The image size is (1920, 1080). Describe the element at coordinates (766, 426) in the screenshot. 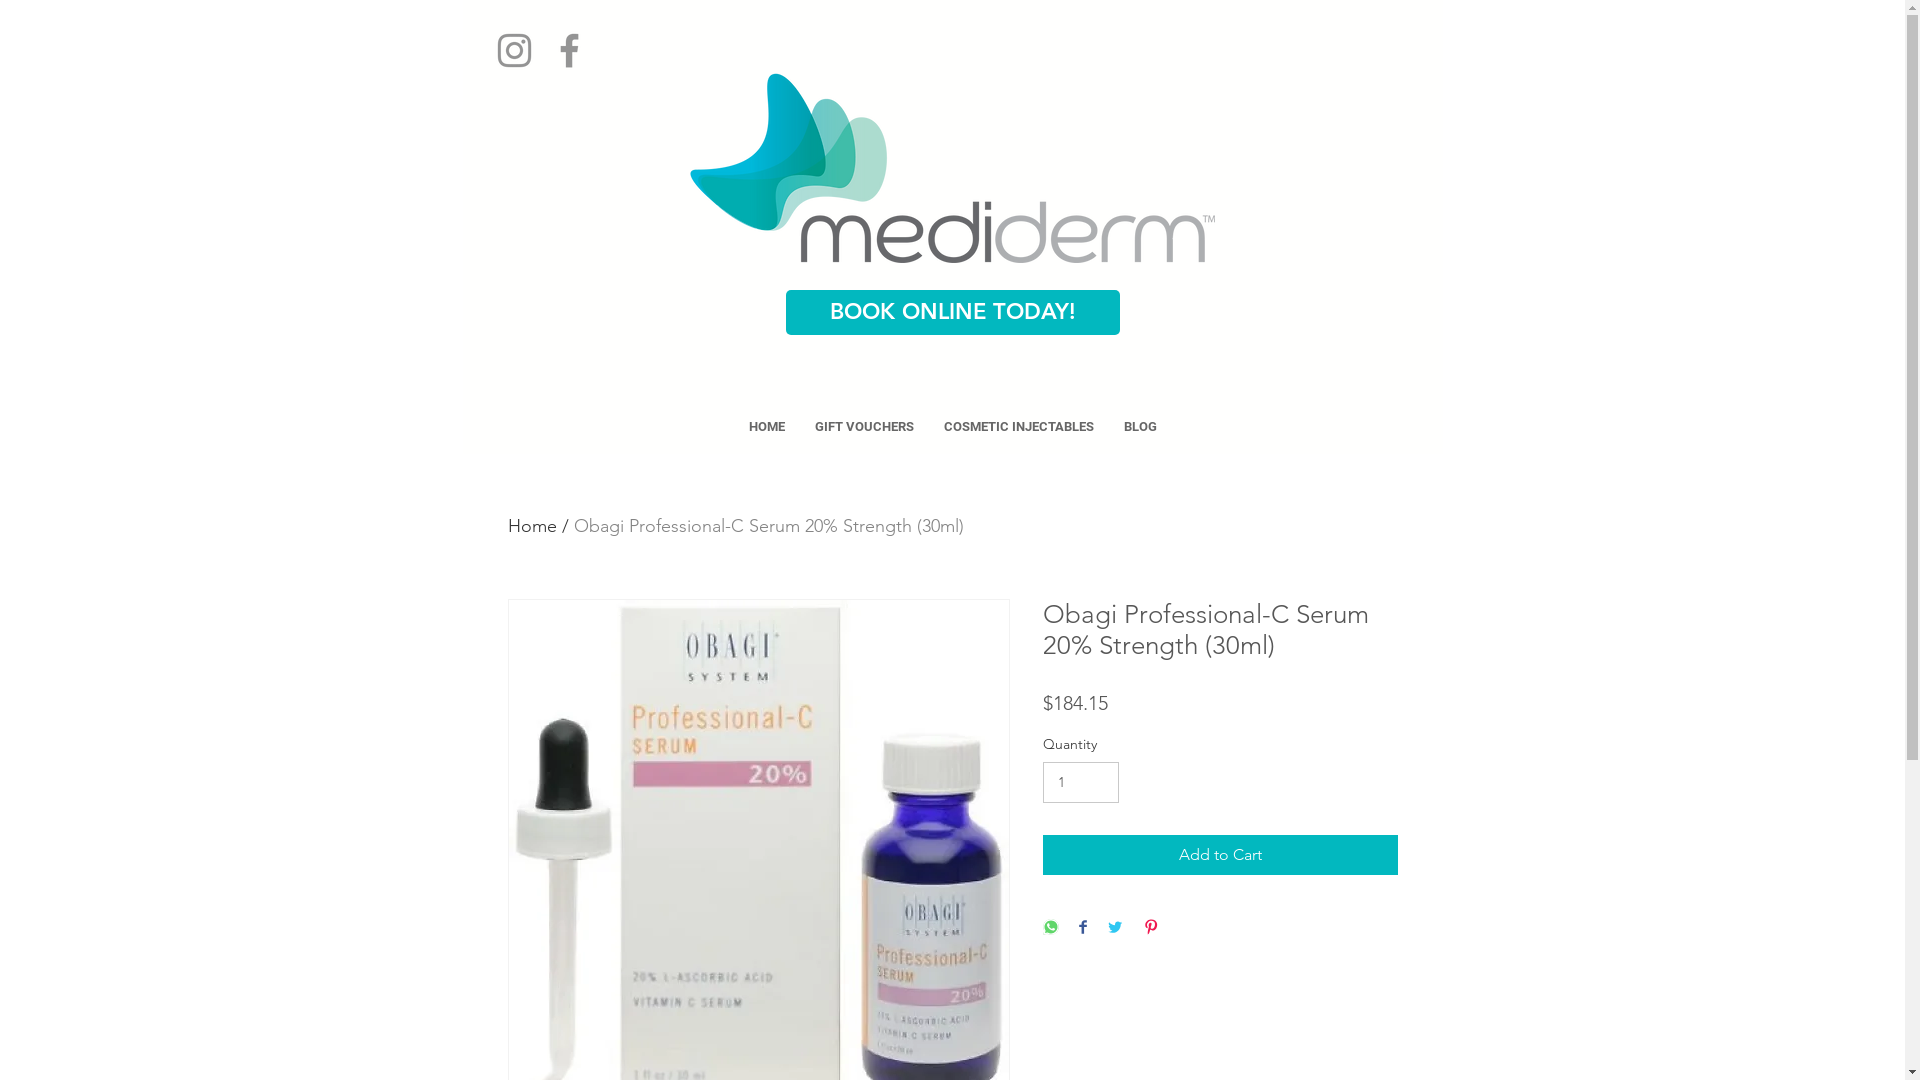

I see `'HOME'` at that location.